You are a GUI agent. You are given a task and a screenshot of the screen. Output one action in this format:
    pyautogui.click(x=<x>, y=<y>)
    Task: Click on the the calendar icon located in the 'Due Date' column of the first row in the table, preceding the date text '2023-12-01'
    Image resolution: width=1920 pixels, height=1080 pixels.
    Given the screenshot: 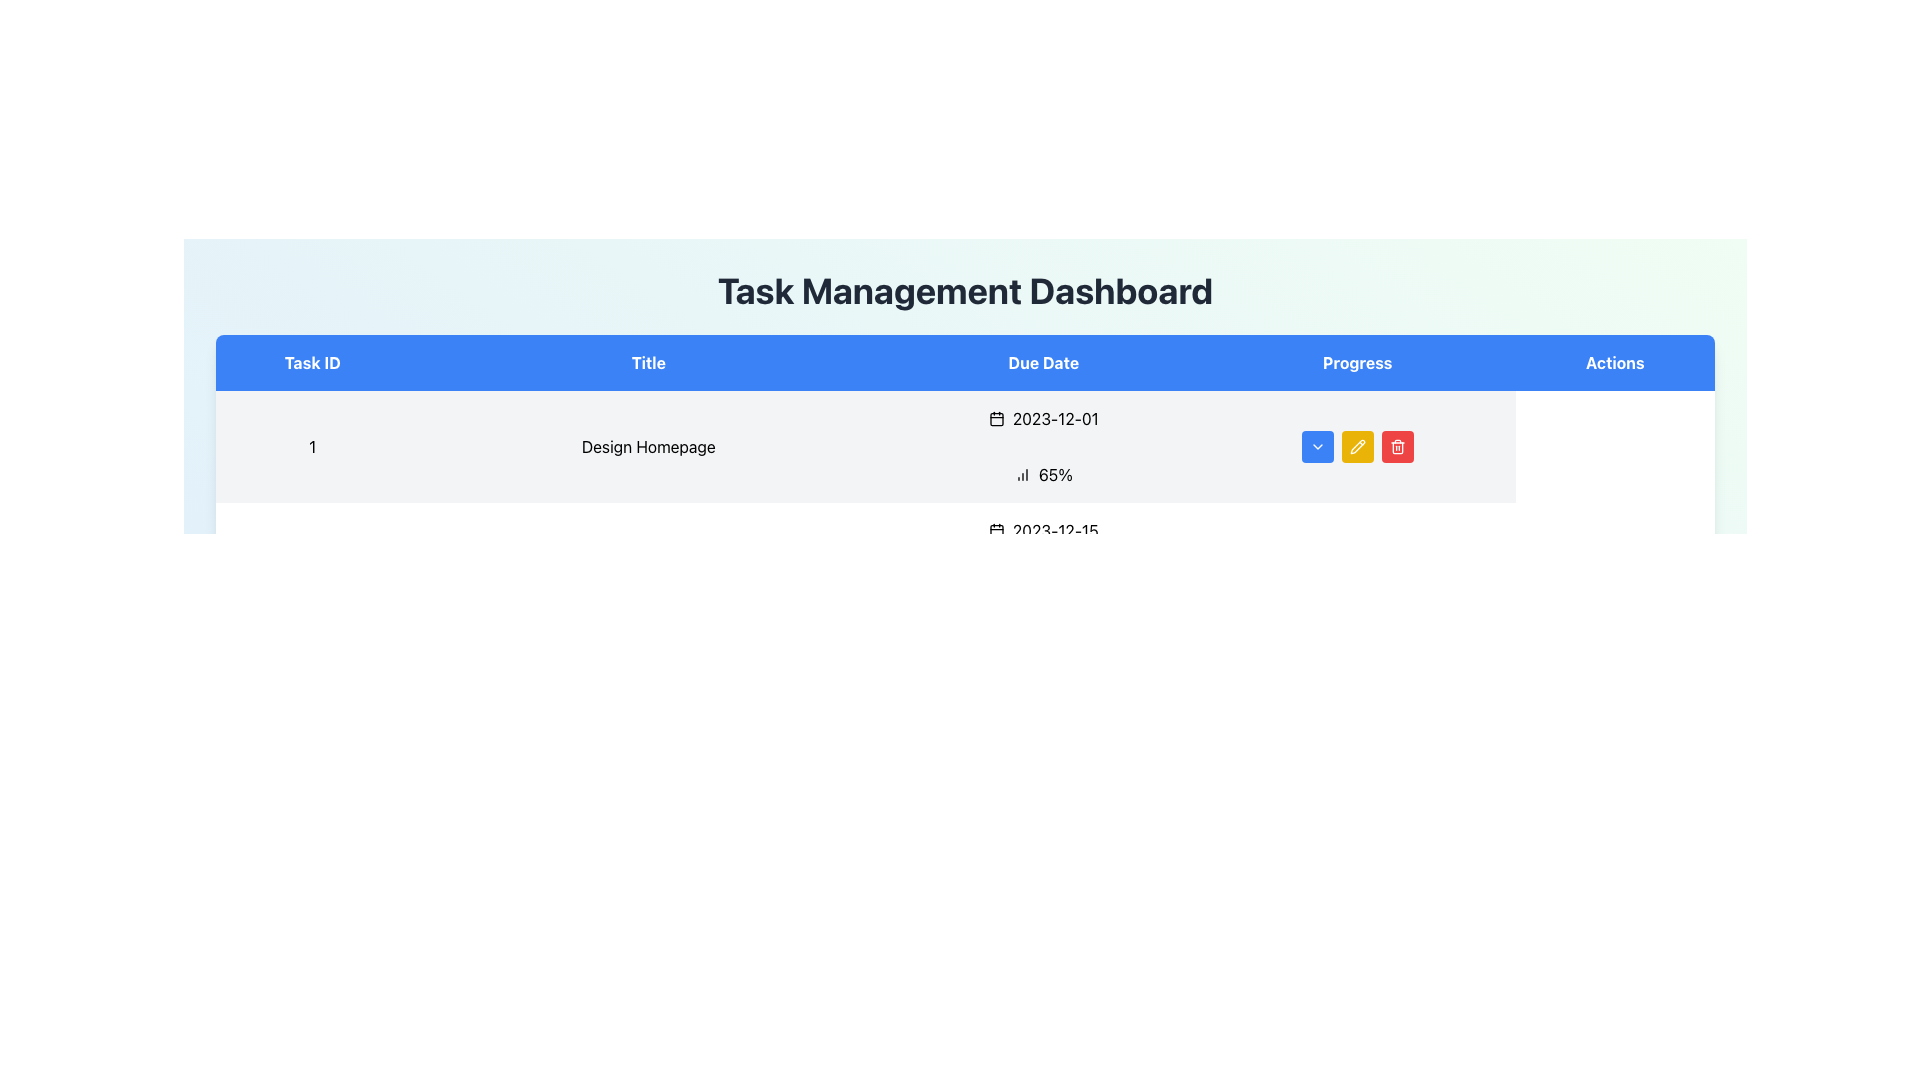 What is the action you would take?
    pyautogui.click(x=996, y=418)
    